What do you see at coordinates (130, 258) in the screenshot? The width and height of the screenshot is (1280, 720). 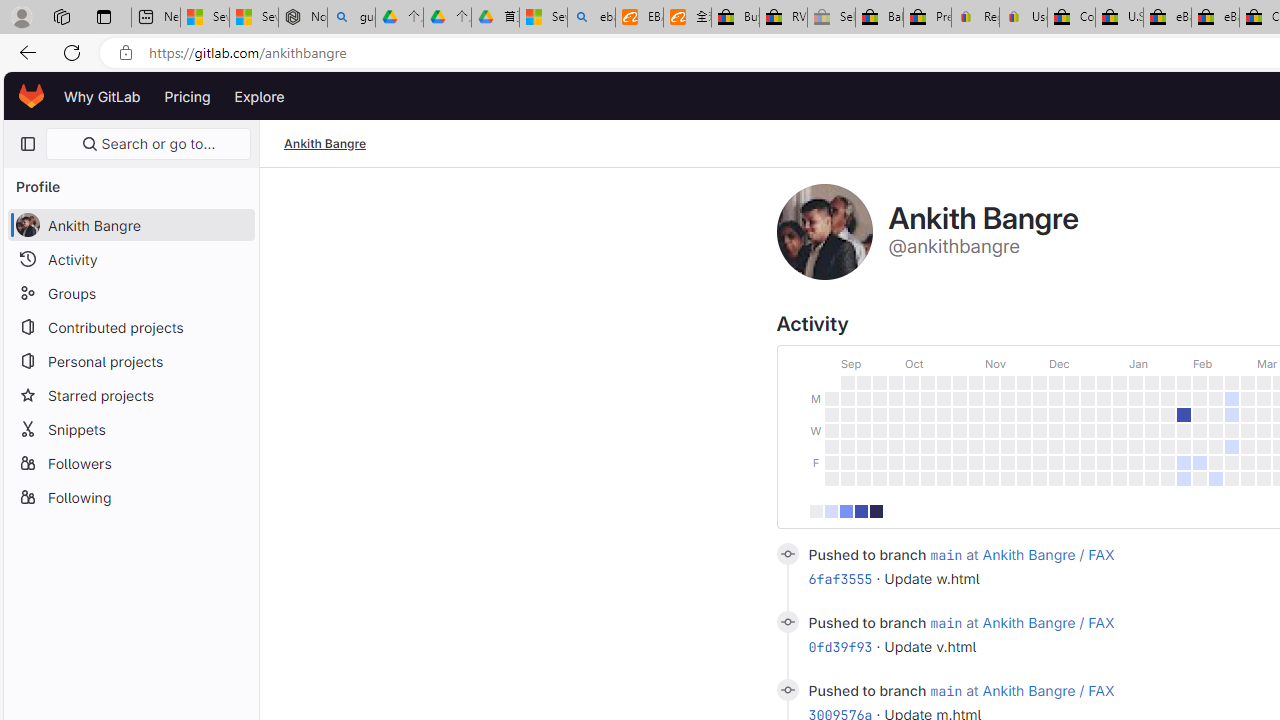 I see `'Activity'` at bounding box center [130, 258].